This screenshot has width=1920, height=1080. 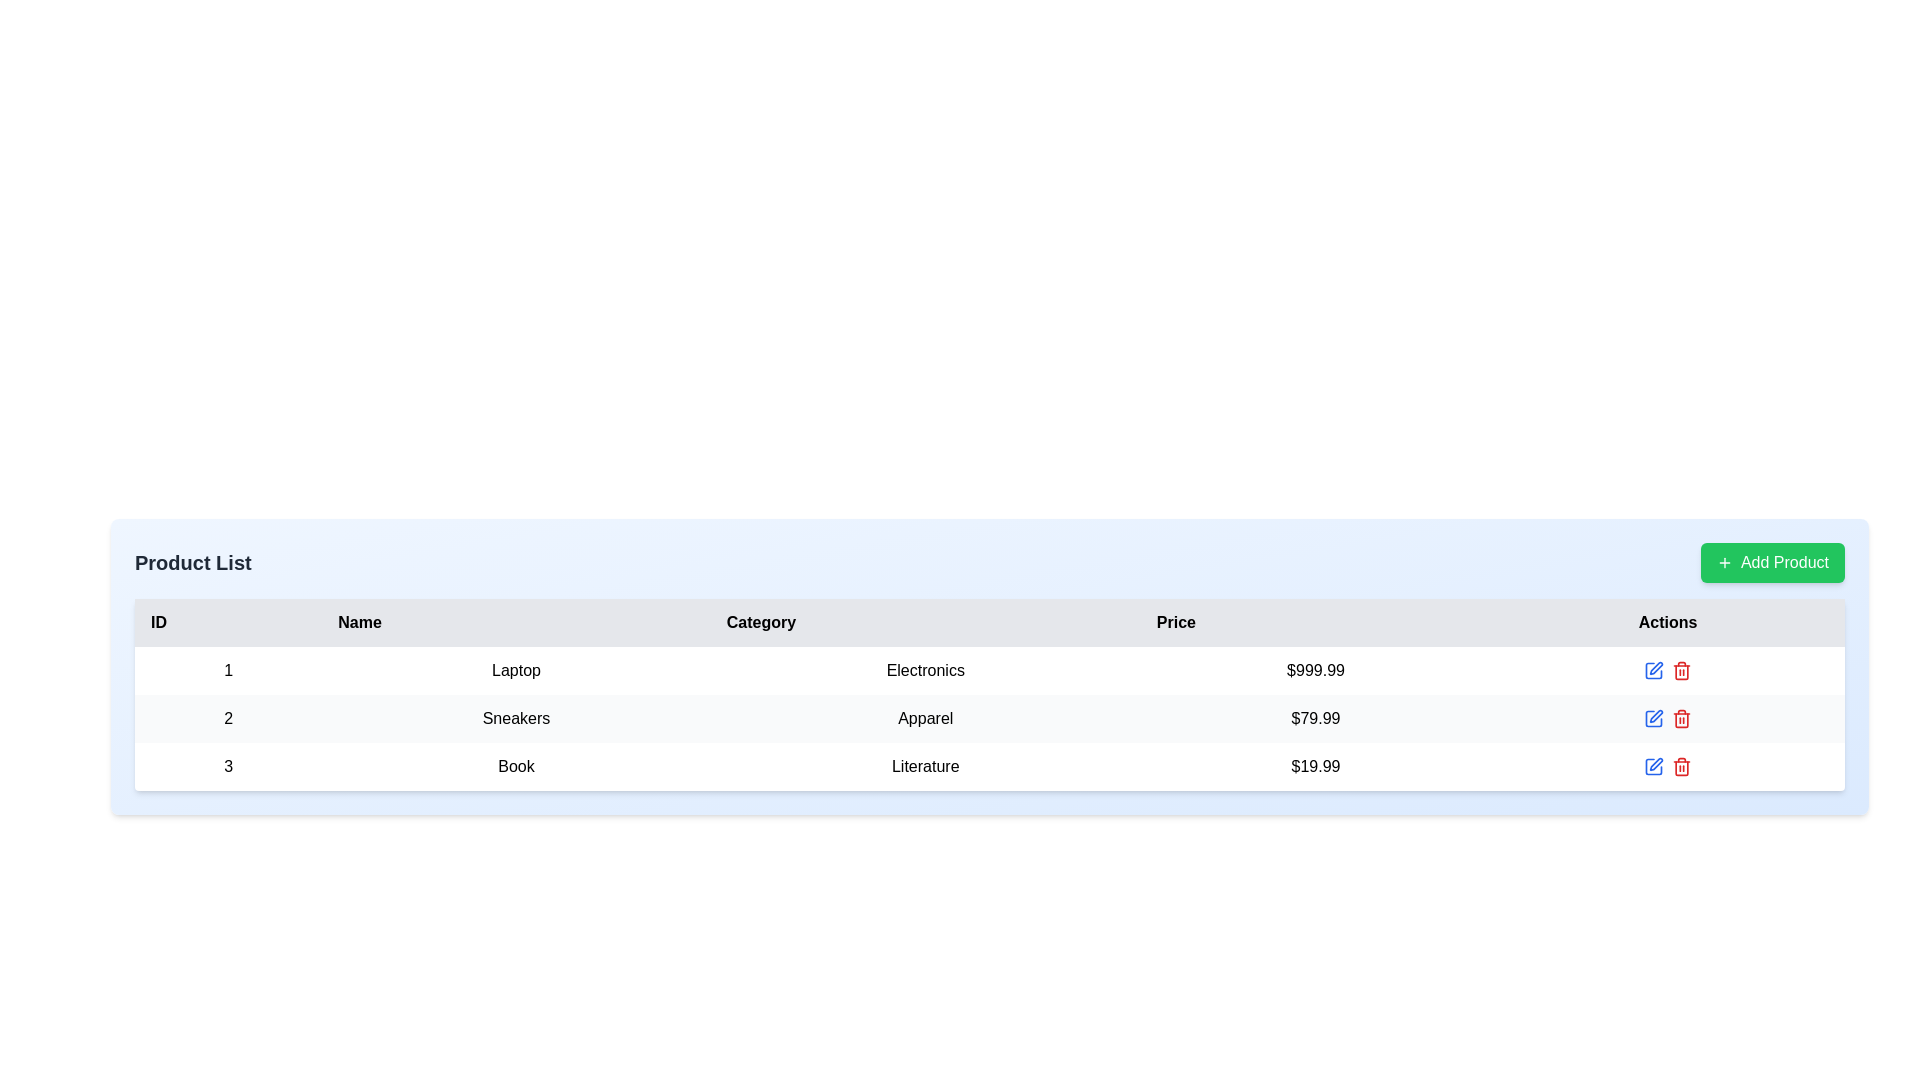 What do you see at coordinates (1315, 766) in the screenshot?
I see `the static text element that displays the price of the product labeled as 'Book', located in the last row of the table under the 'Price' column` at bounding box center [1315, 766].